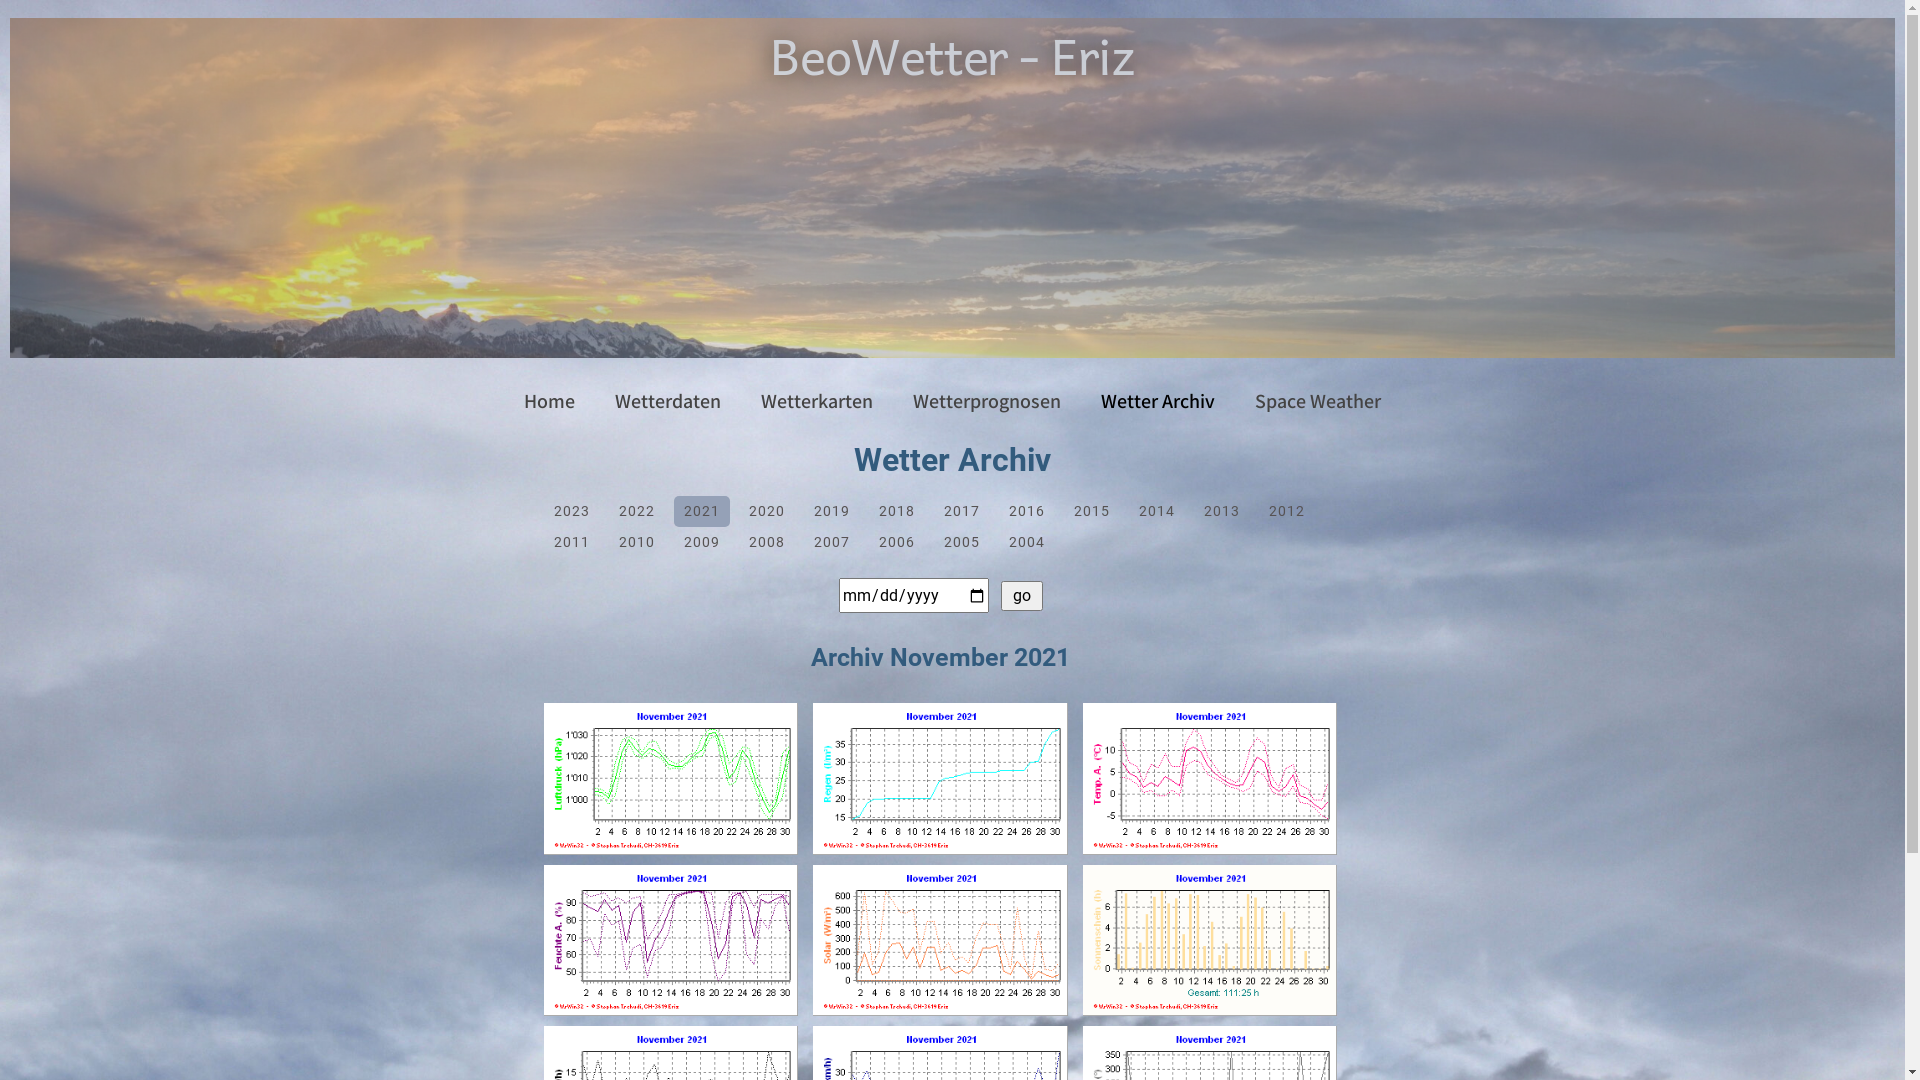 The height and width of the screenshot is (1080, 1920). What do you see at coordinates (636, 542) in the screenshot?
I see `'2010'` at bounding box center [636, 542].